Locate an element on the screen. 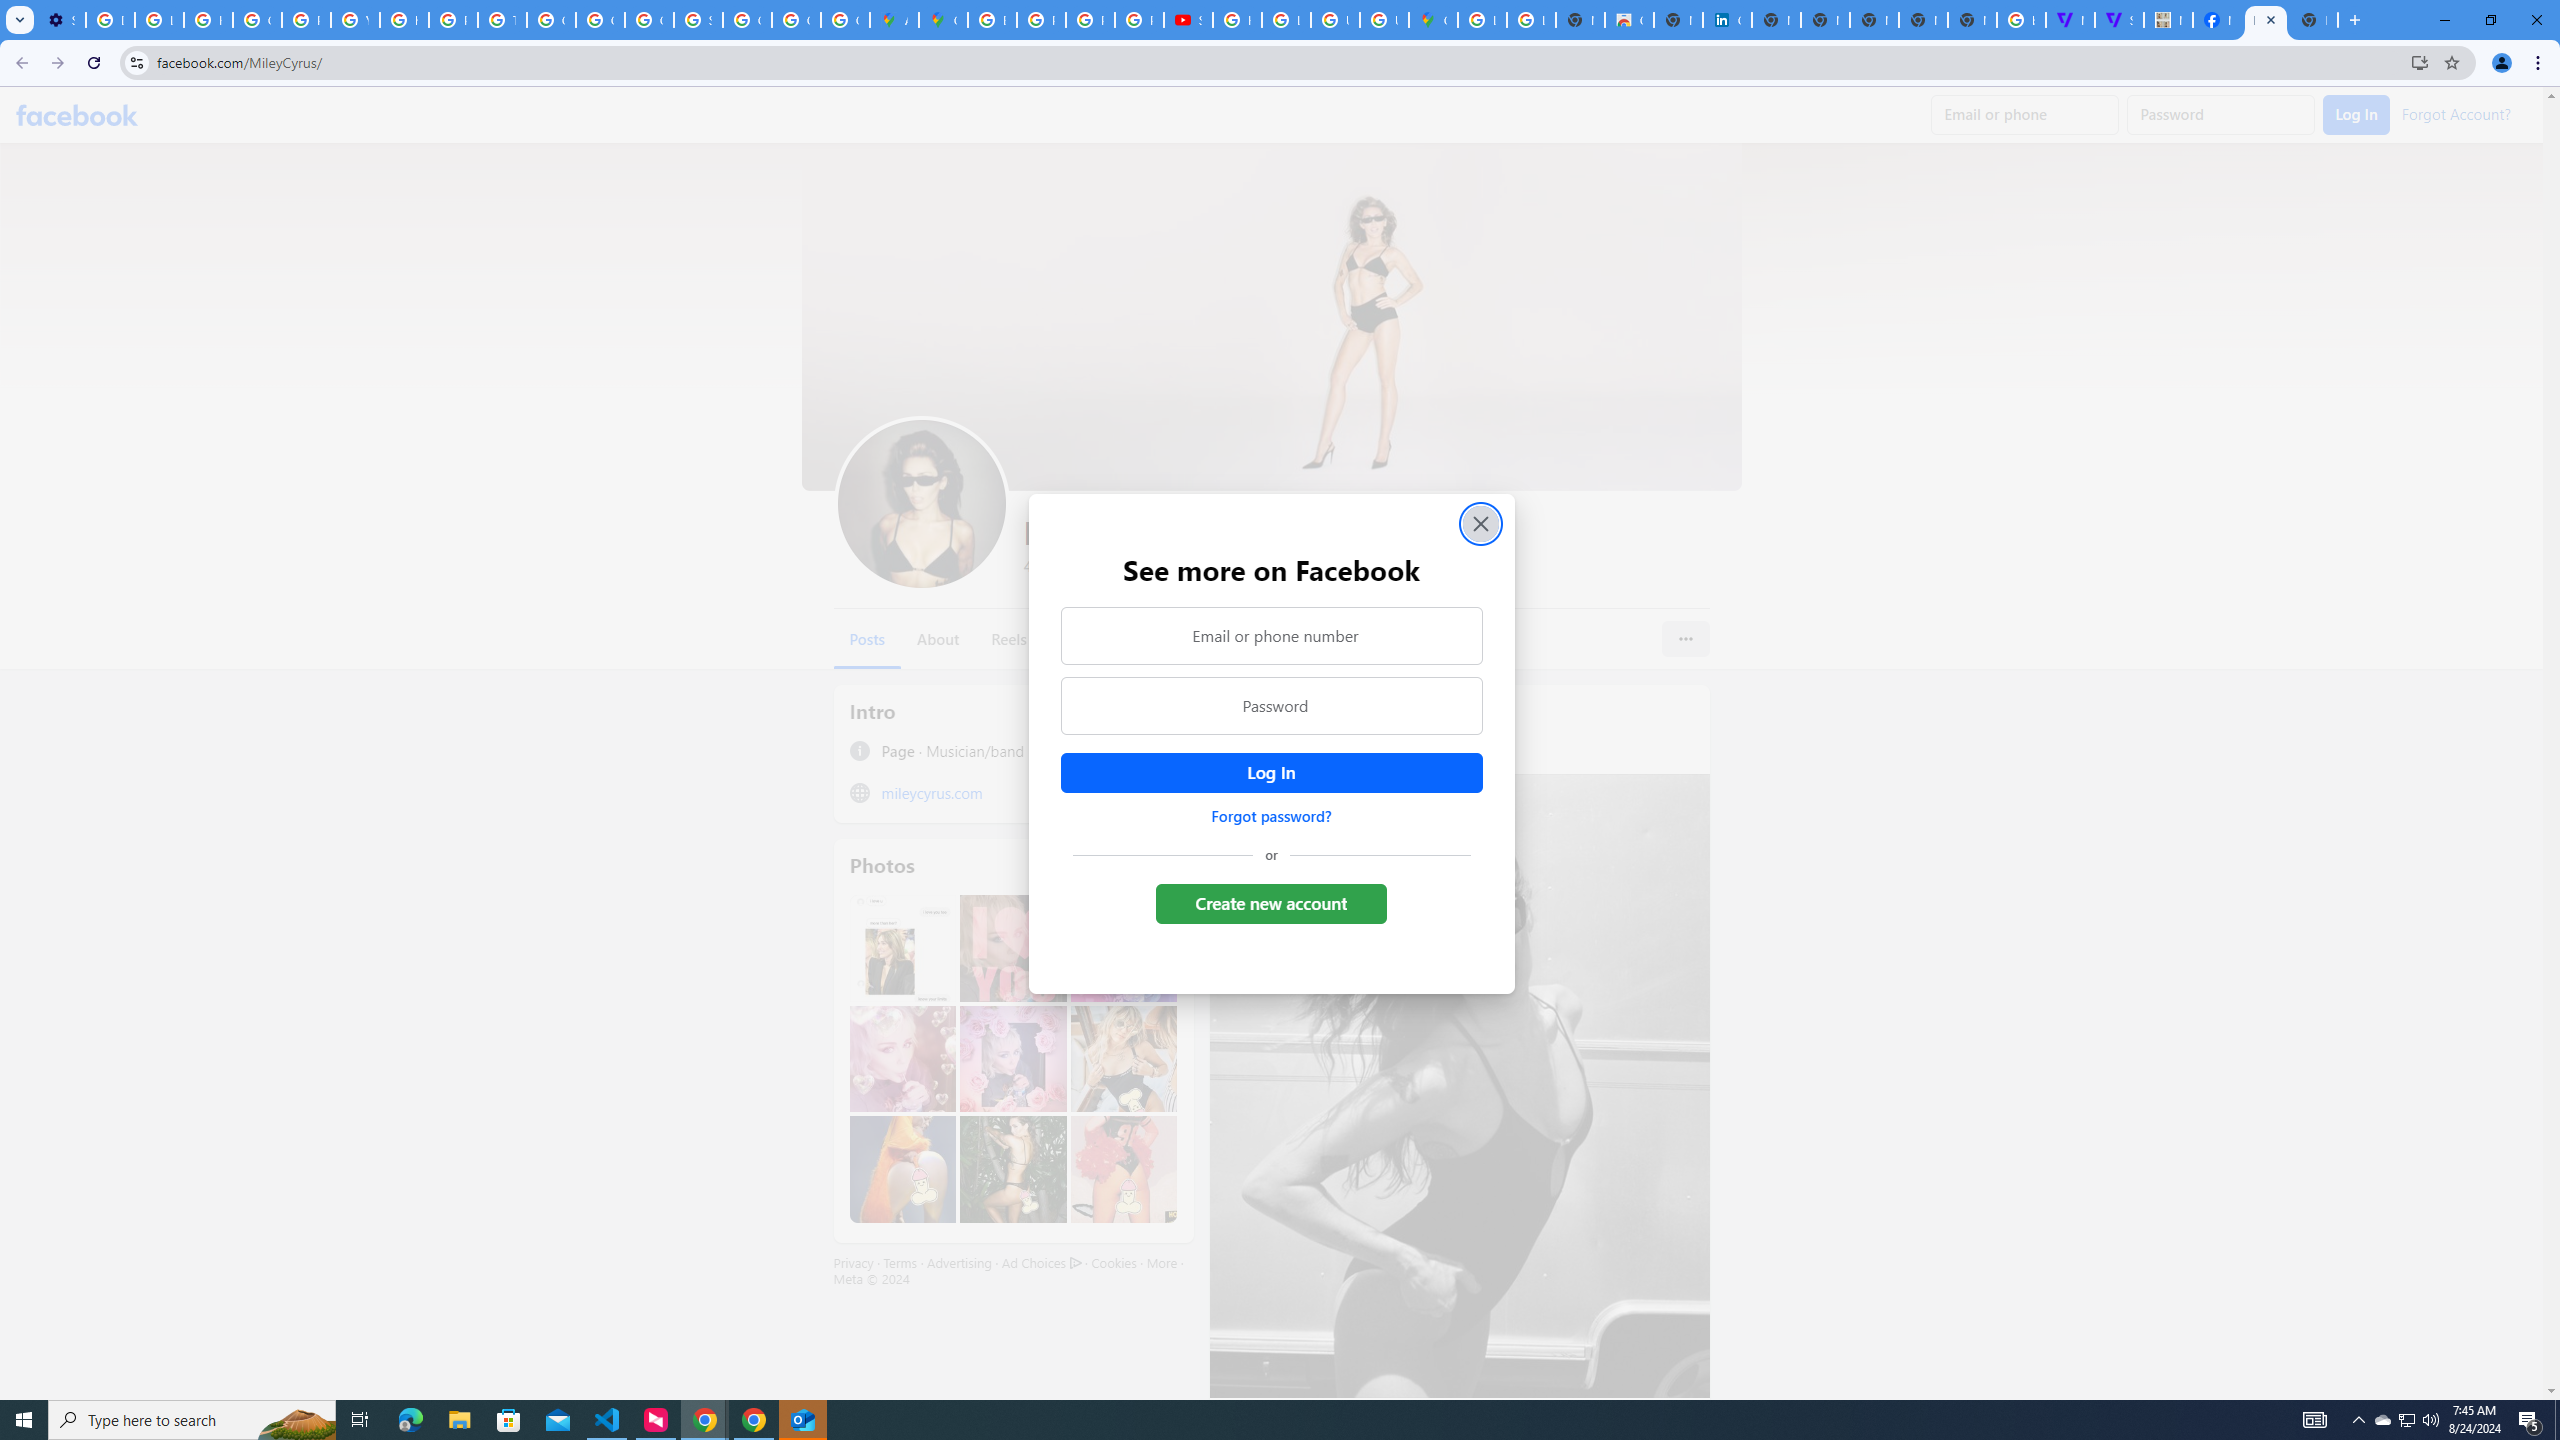 This screenshot has height=1440, width=2560. 'Streaming - The Verge' is located at coordinates (2119, 19).